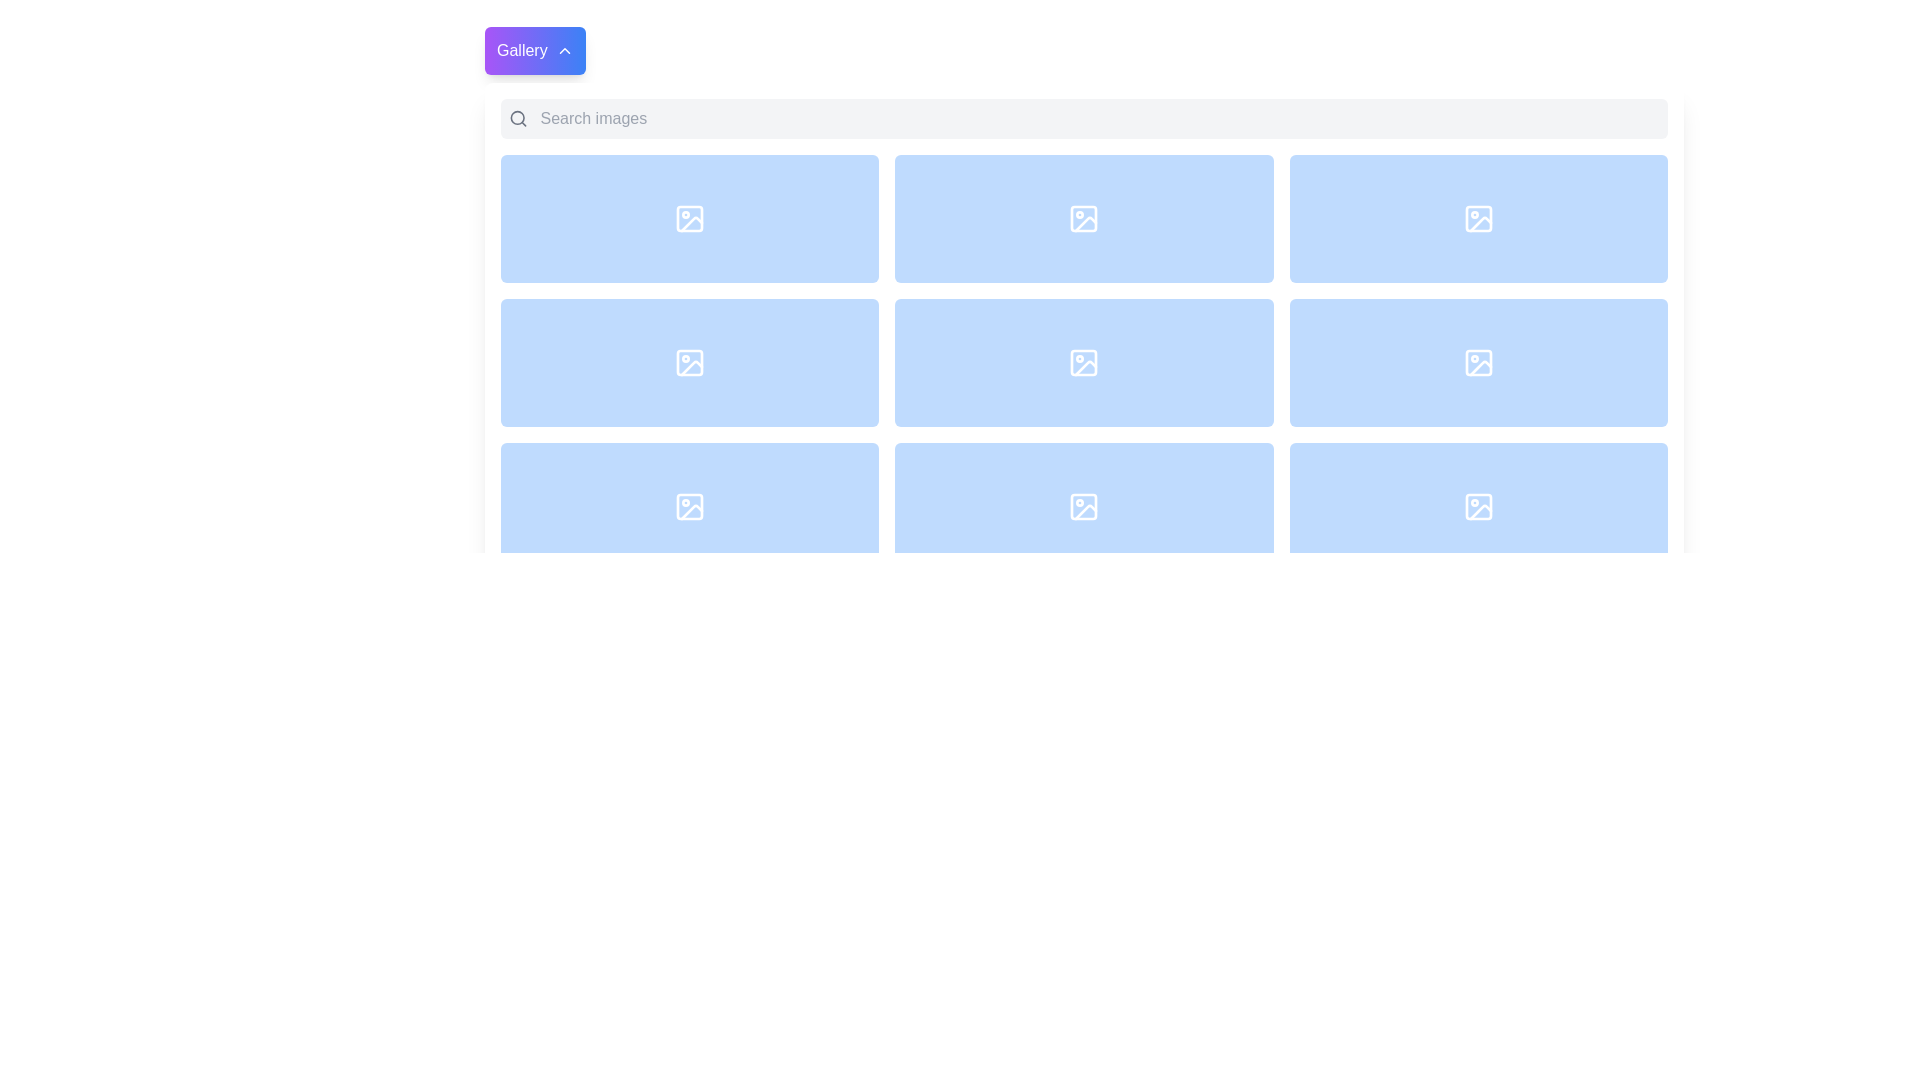 This screenshot has height=1080, width=1920. I want to click on the rectangular button with a light blue background and a picture icon, so click(690, 505).